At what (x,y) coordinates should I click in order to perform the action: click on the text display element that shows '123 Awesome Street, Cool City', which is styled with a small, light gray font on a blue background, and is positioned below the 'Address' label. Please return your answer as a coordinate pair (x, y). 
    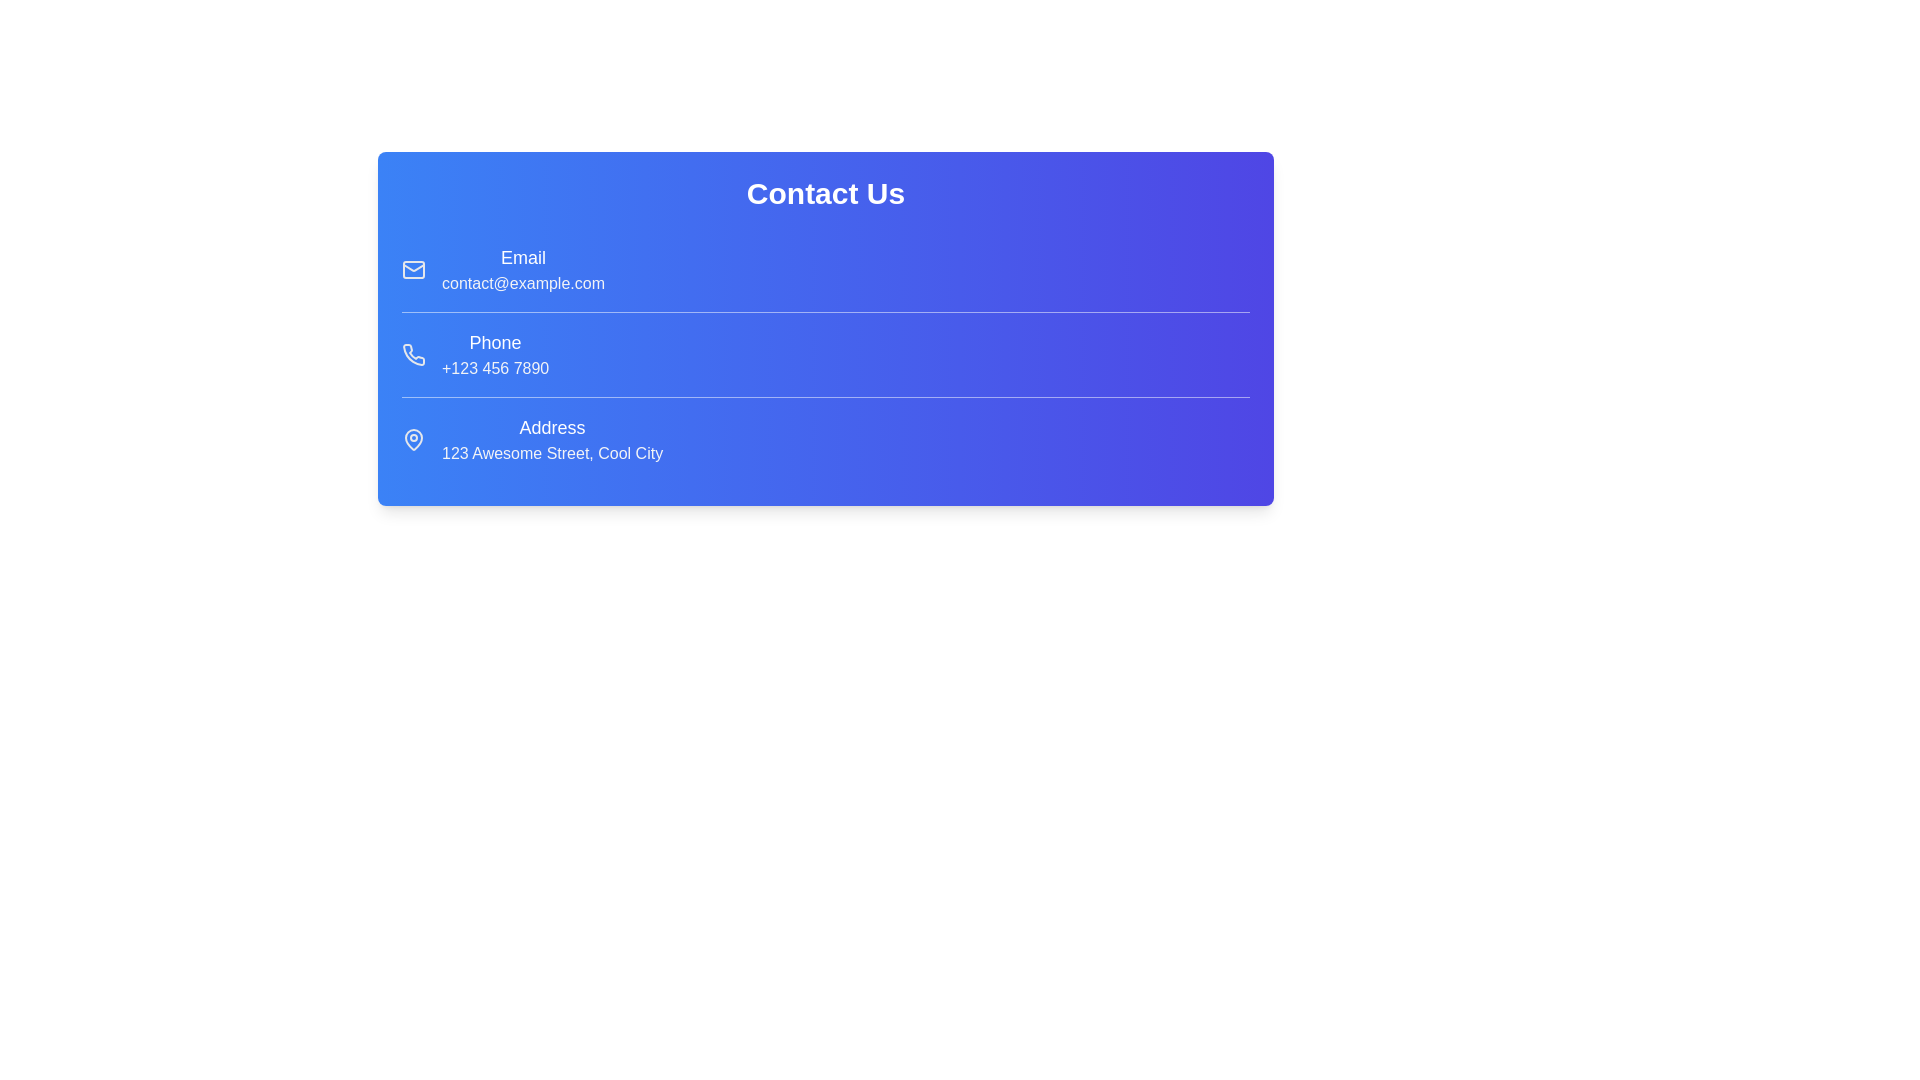
    Looking at the image, I should click on (552, 454).